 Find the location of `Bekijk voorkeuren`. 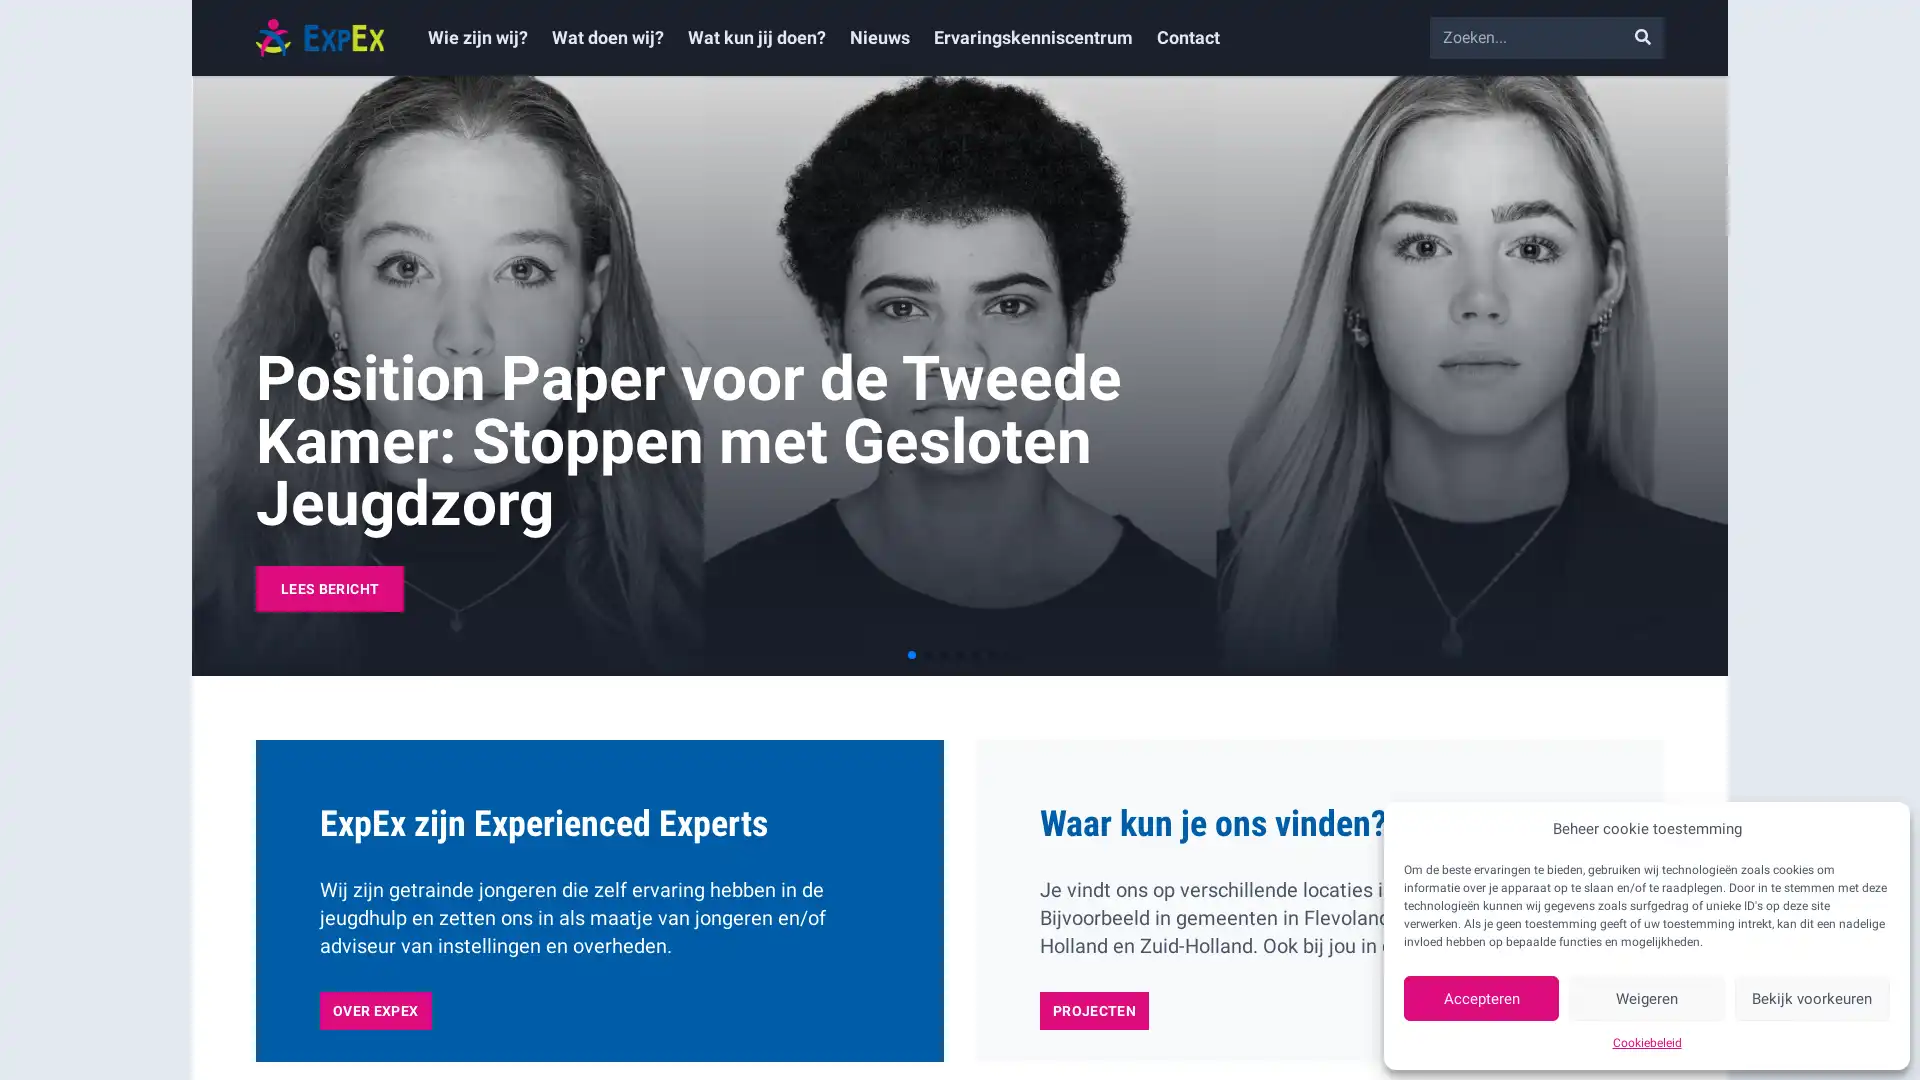

Bekijk voorkeuren is located at coordinates (1811, 998).